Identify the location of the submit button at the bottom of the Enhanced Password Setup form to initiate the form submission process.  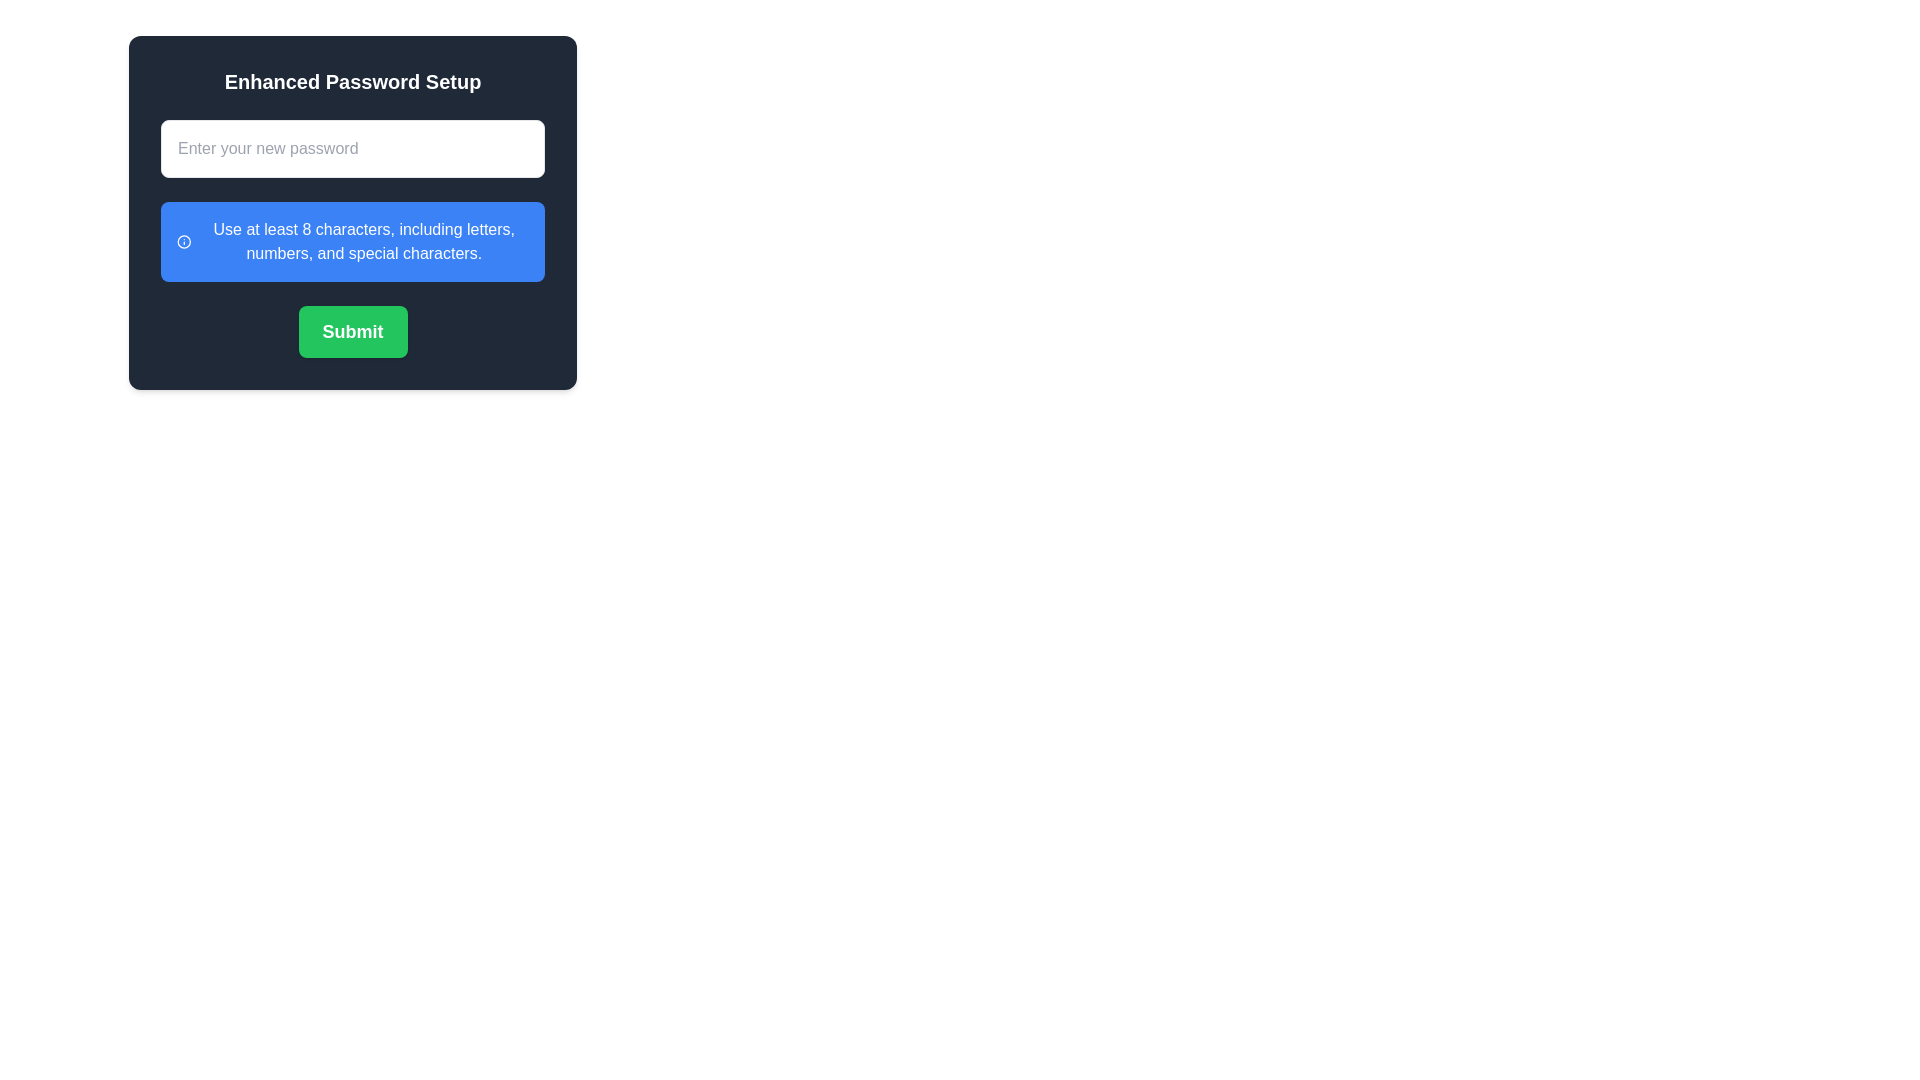
(353, 330).